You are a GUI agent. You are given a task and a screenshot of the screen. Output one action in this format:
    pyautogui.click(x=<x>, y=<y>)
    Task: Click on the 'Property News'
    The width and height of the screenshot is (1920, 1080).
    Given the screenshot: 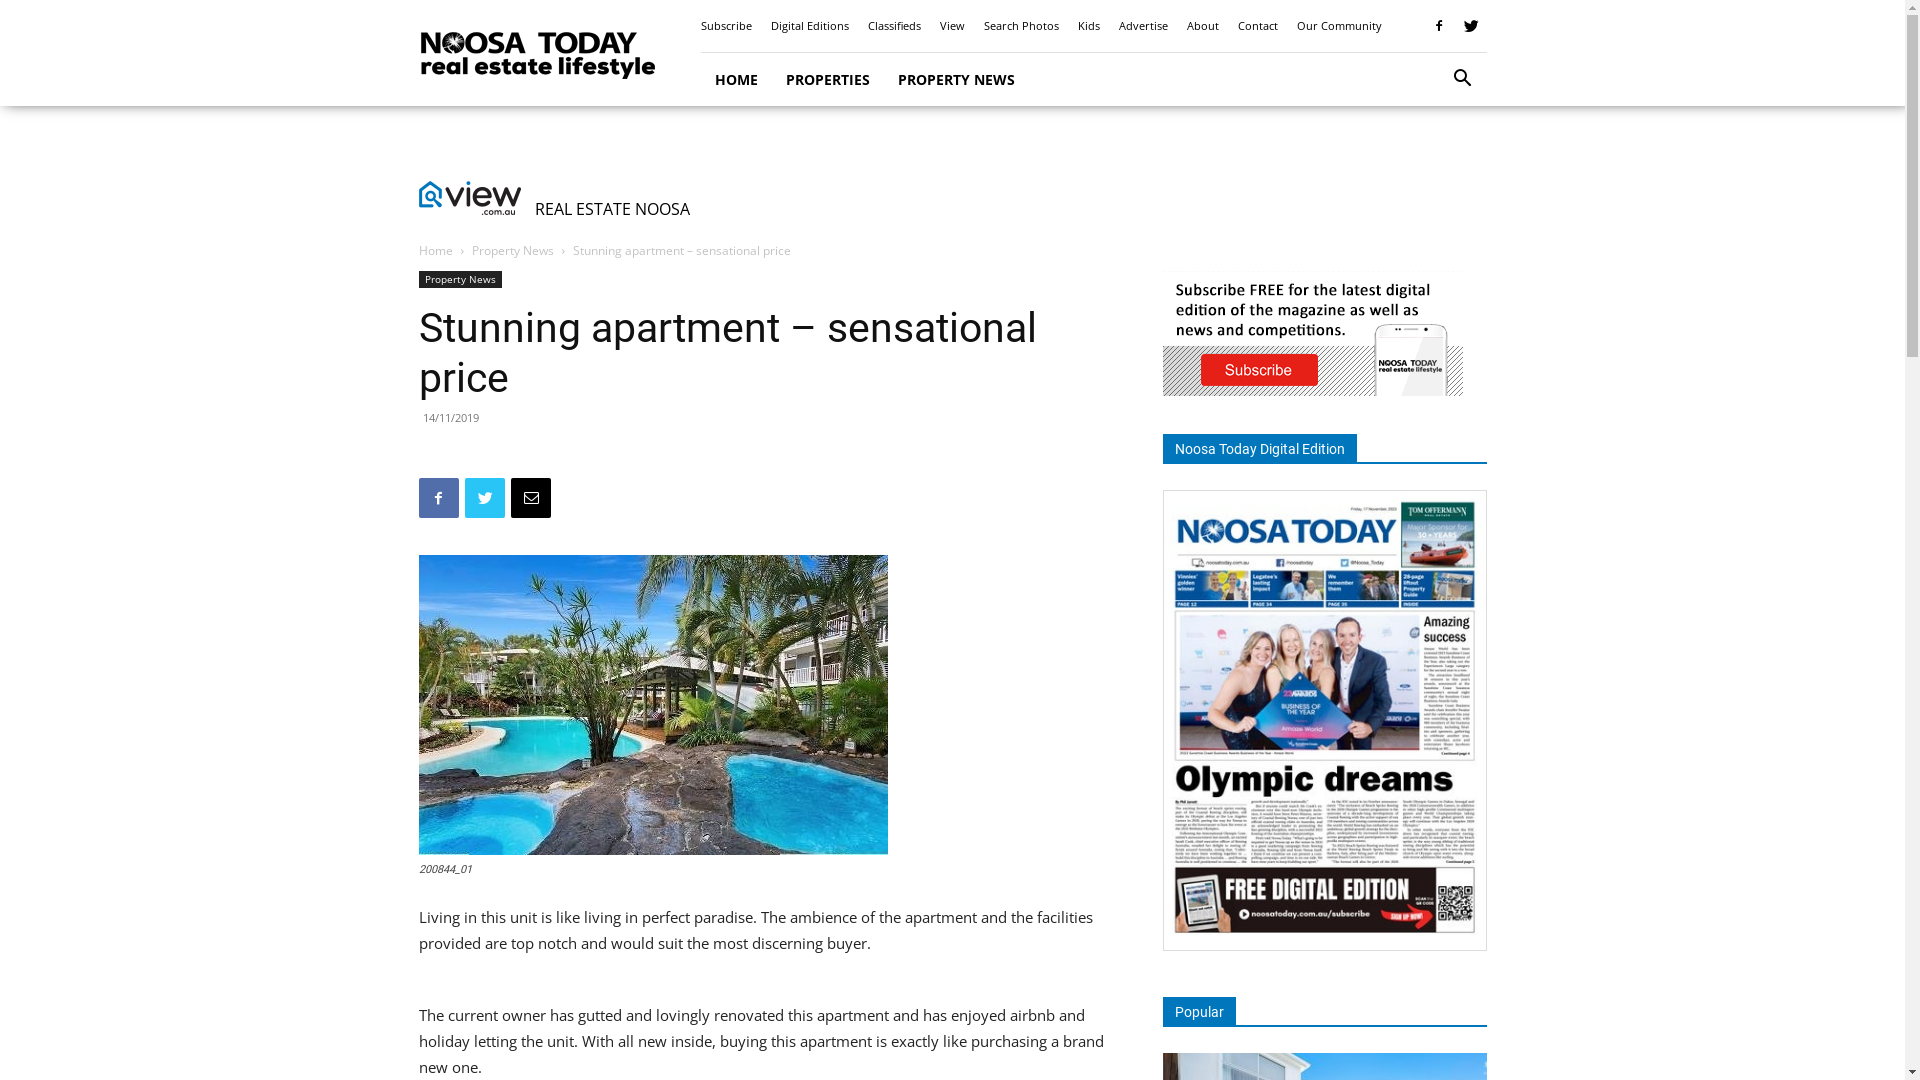 What is the action you would take?
    pyautogui.click(x=470, y=249)
    